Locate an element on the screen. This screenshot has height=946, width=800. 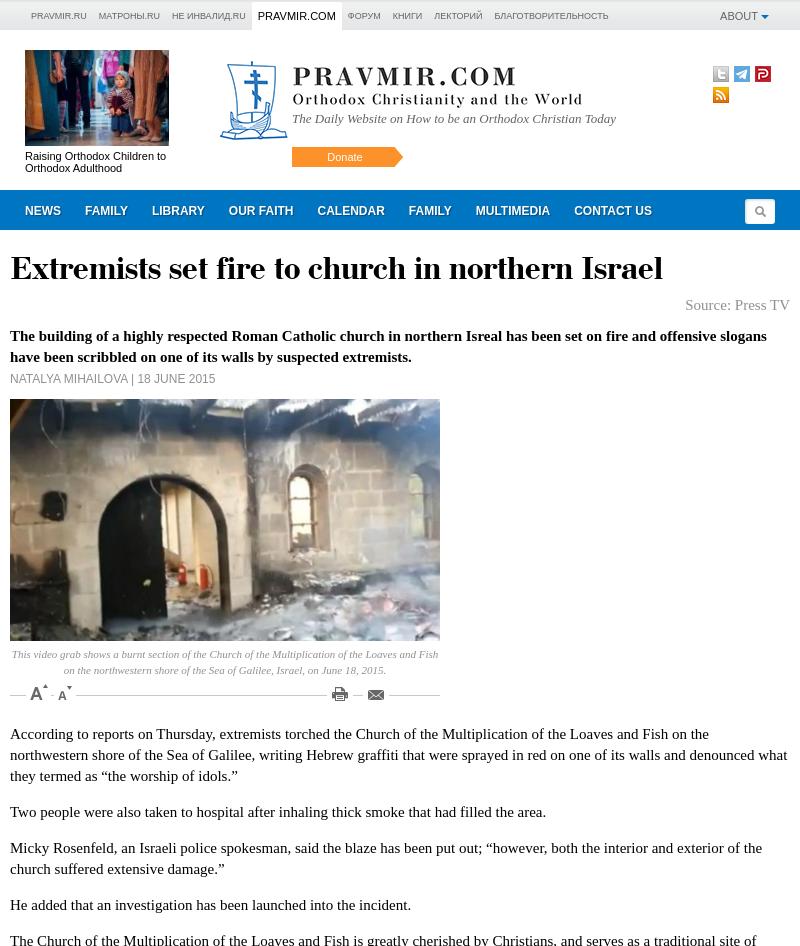
'Матроны.RU' is located at coordinates (127, 15).